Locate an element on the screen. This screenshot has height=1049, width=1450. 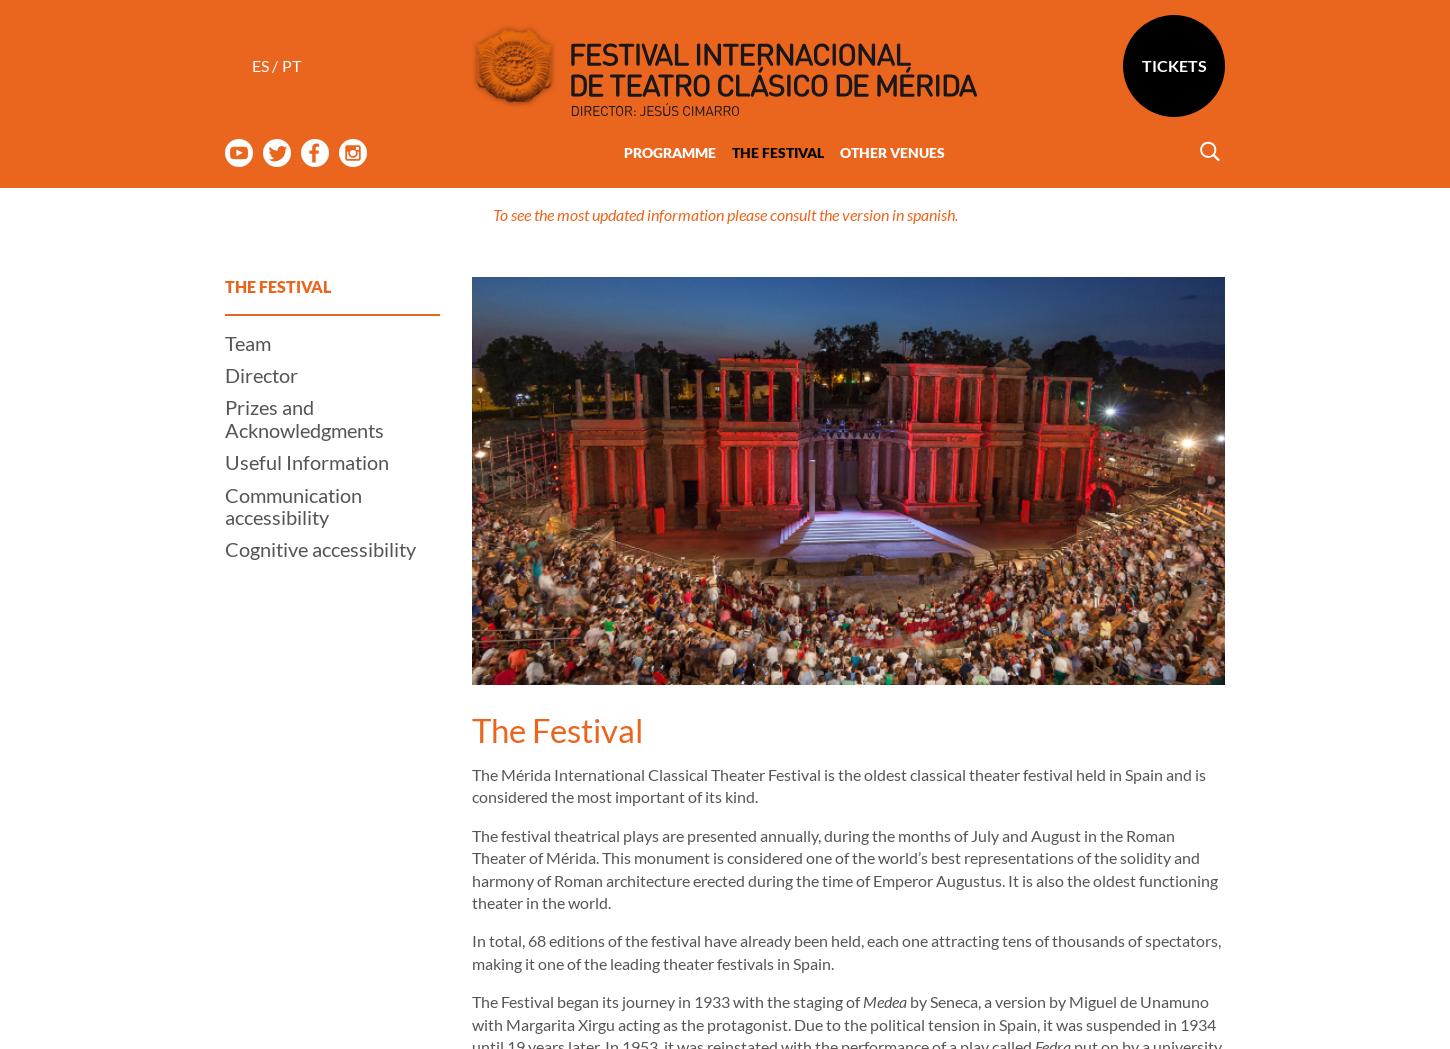
'The Festival began its journey in 1933 with the staging of' is located at coordinates (470, 920).